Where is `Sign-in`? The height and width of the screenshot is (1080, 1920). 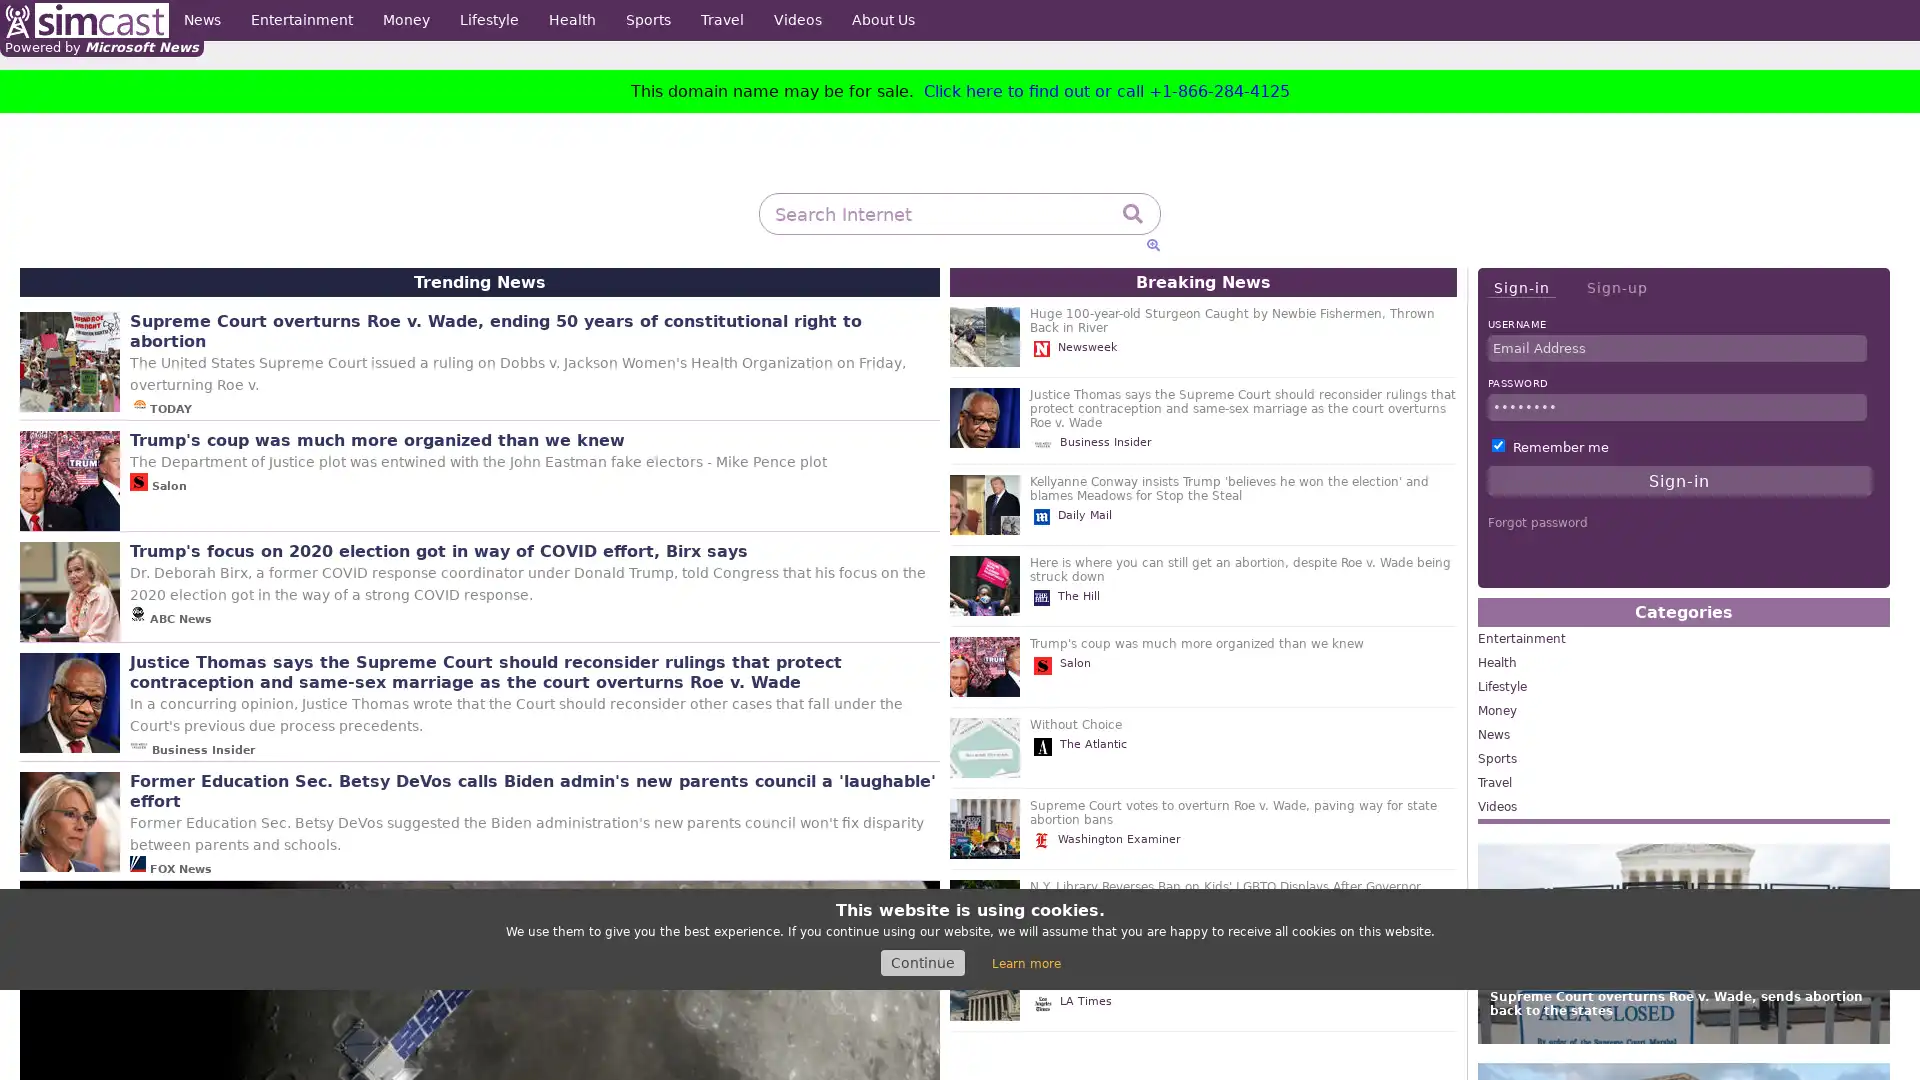 Sign-in is located at coordinates (1520, 288).